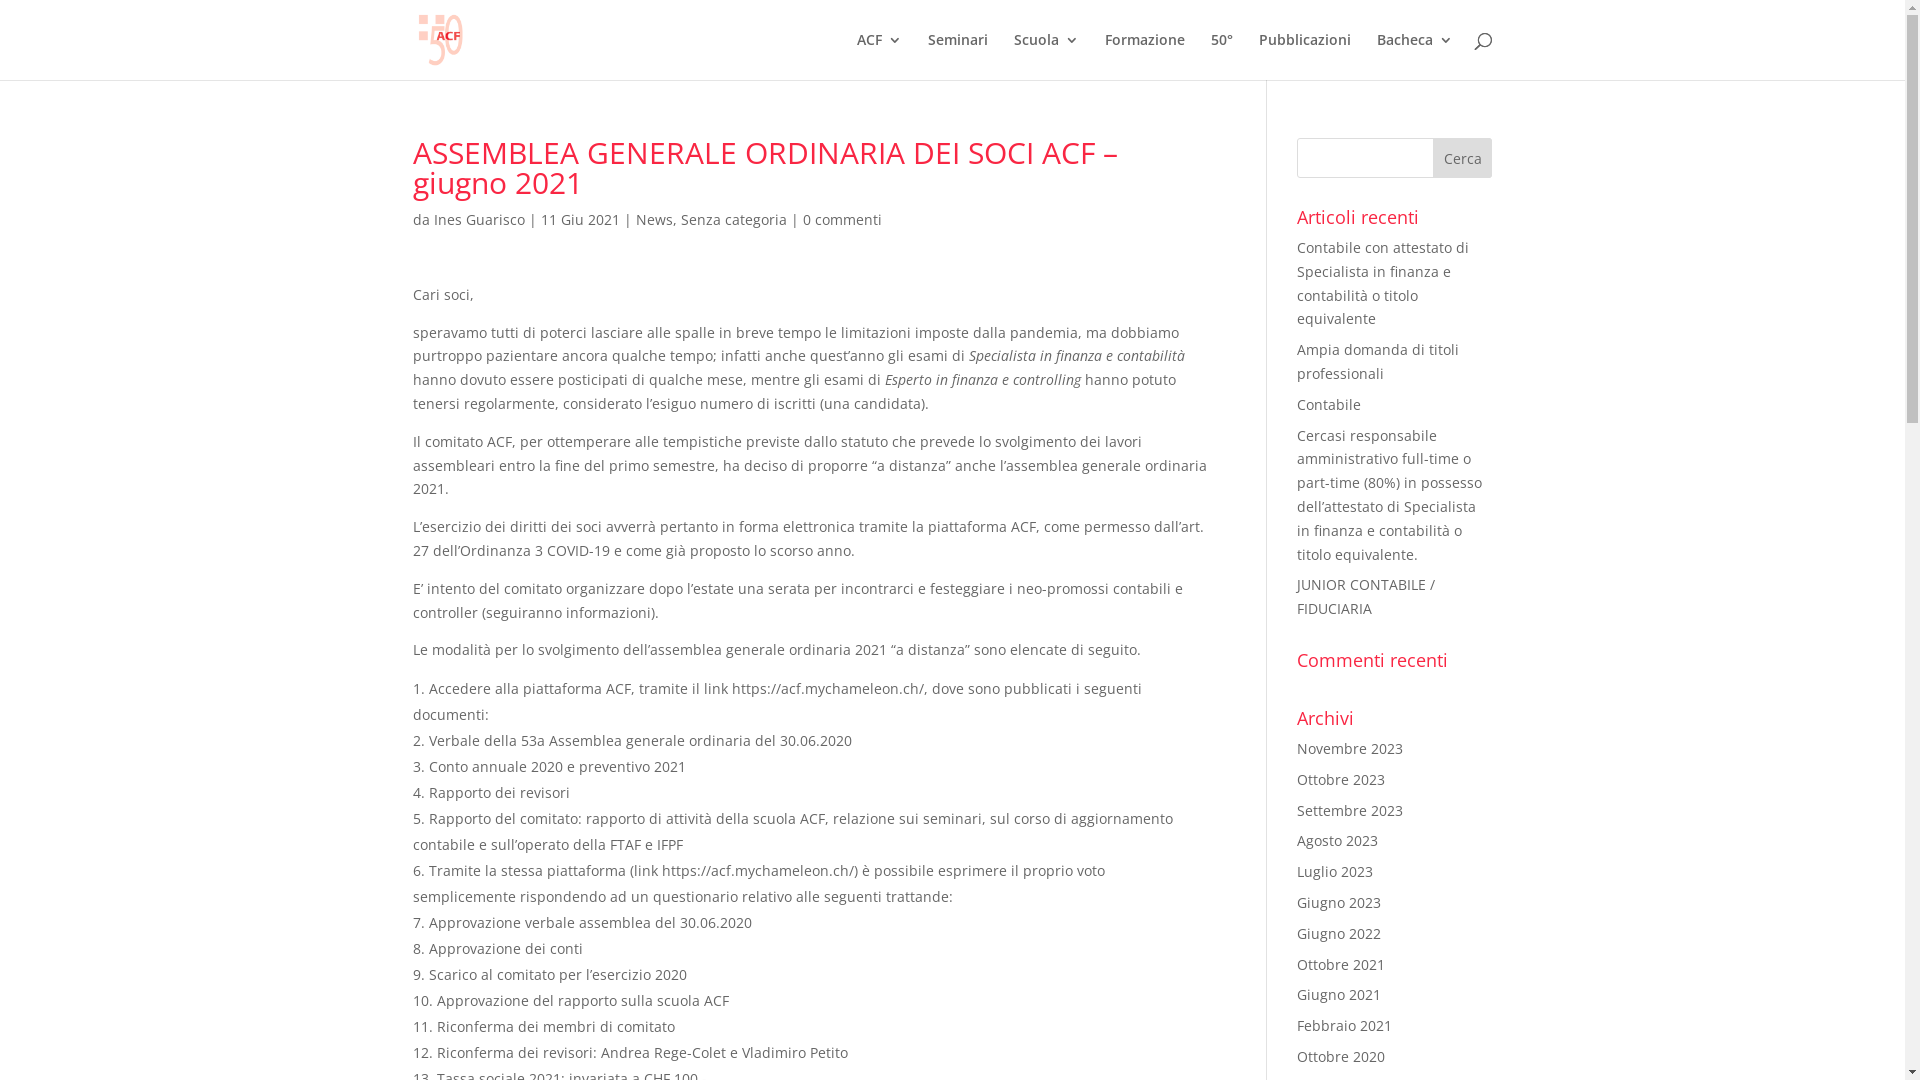 Image resolution: width=1920 pixels, height=1080 pixels. What do you see at coordinates (1340, 778) in the screenshot?
I see `'Ottobre 2023'` at bounding box center [1340, 778].